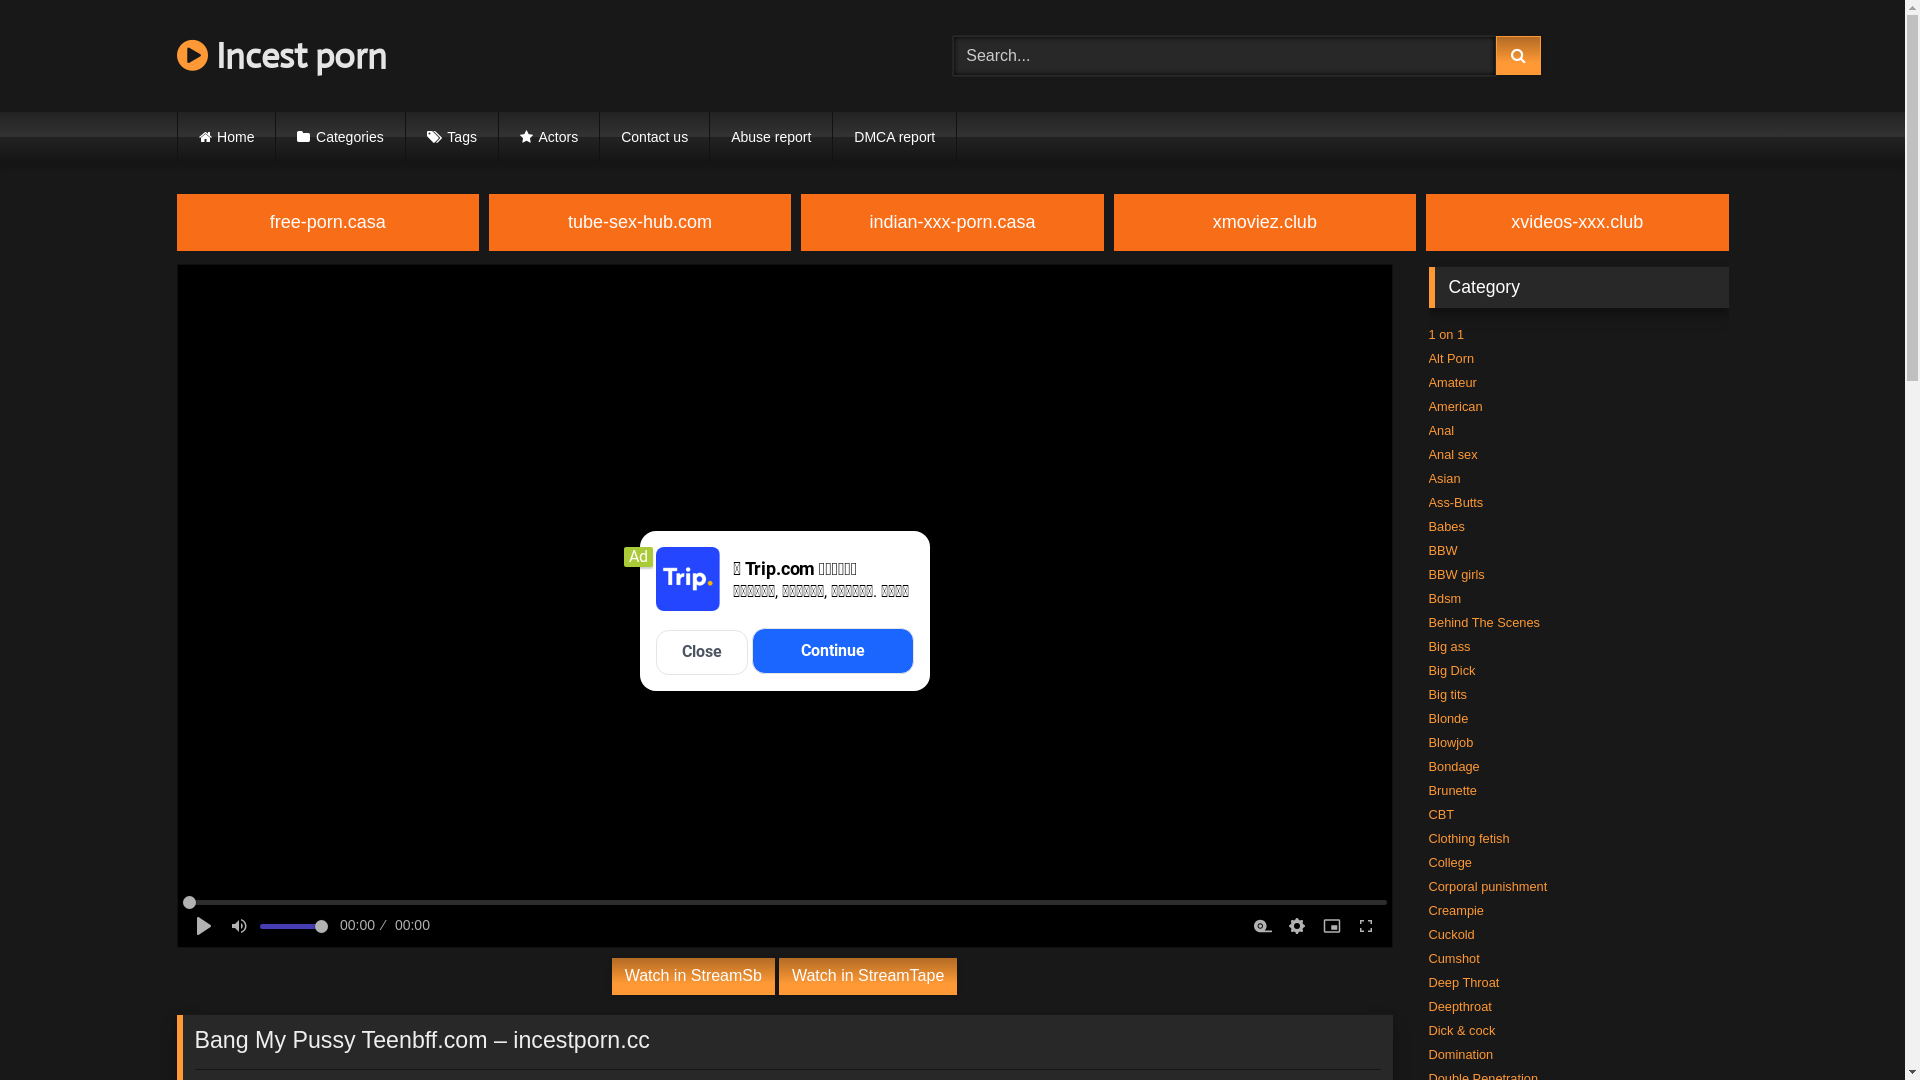 This screenshot has height=1080, width=1920. Describe the element at coordinates (638, 222) in the screenshot. I see `'tube-sex-hub.com'` at that location.